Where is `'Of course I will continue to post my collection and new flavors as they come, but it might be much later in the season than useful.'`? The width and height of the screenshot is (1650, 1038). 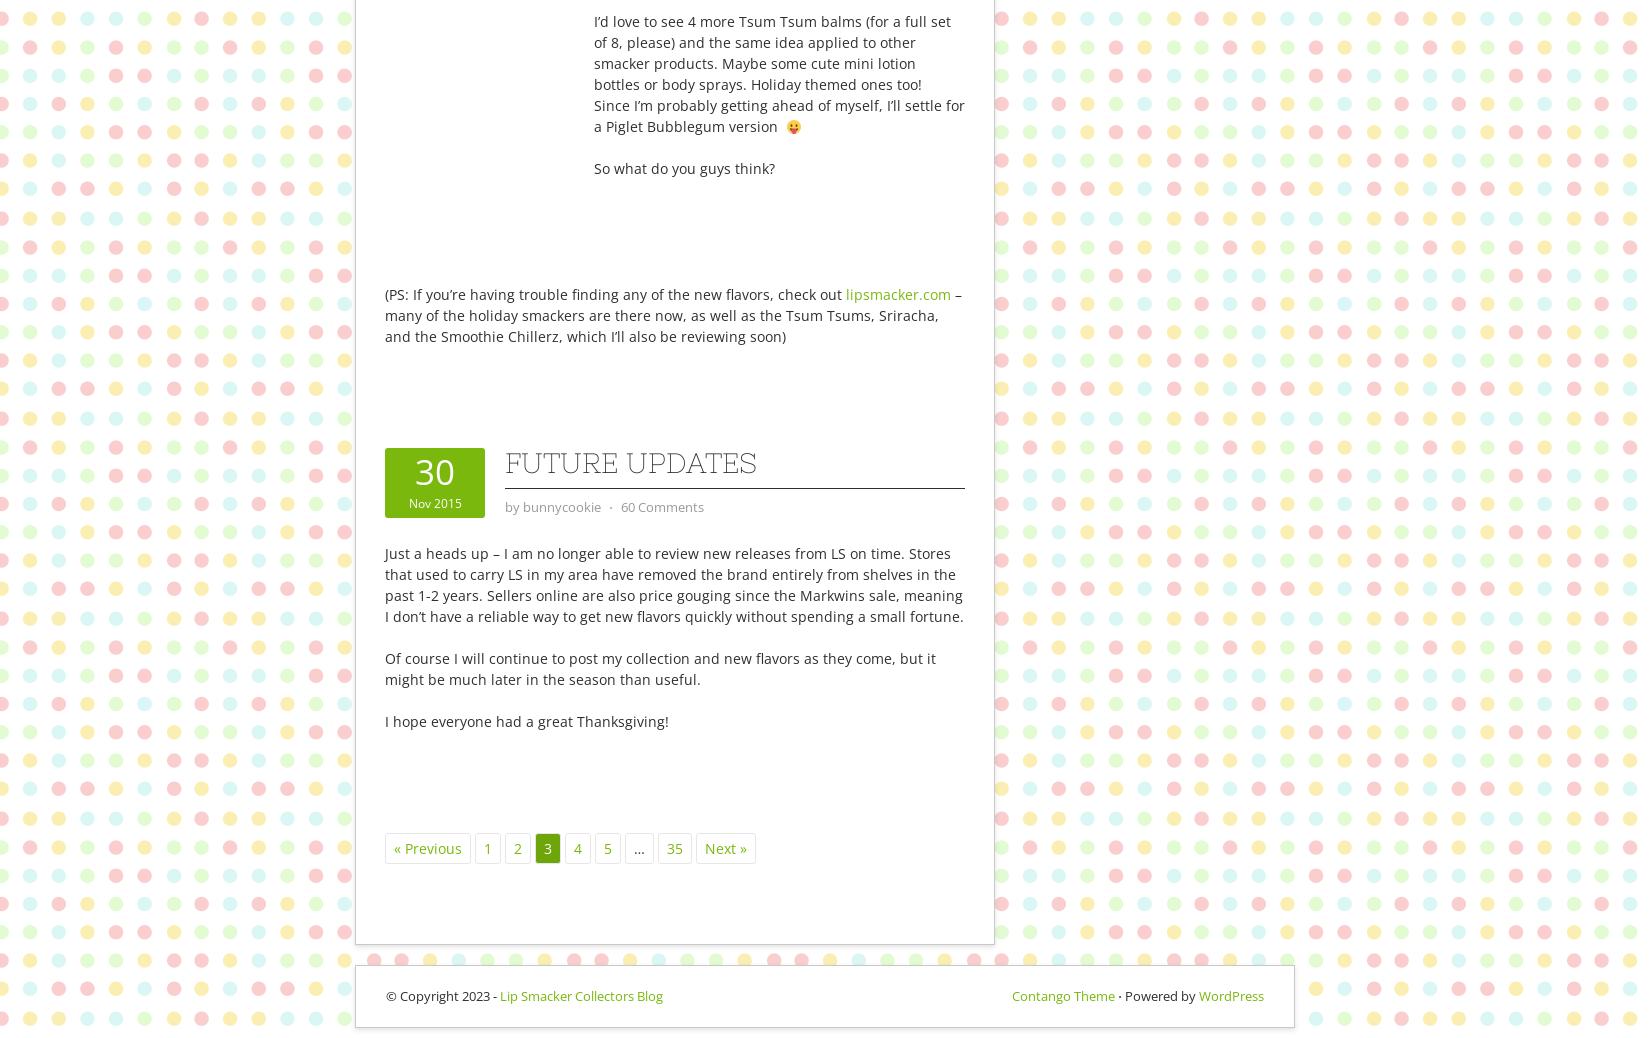
'Of course I will continue to post my collection and new flavors as they come, but it might be much later in the season than useful.' is located at coordinates (659, 666).